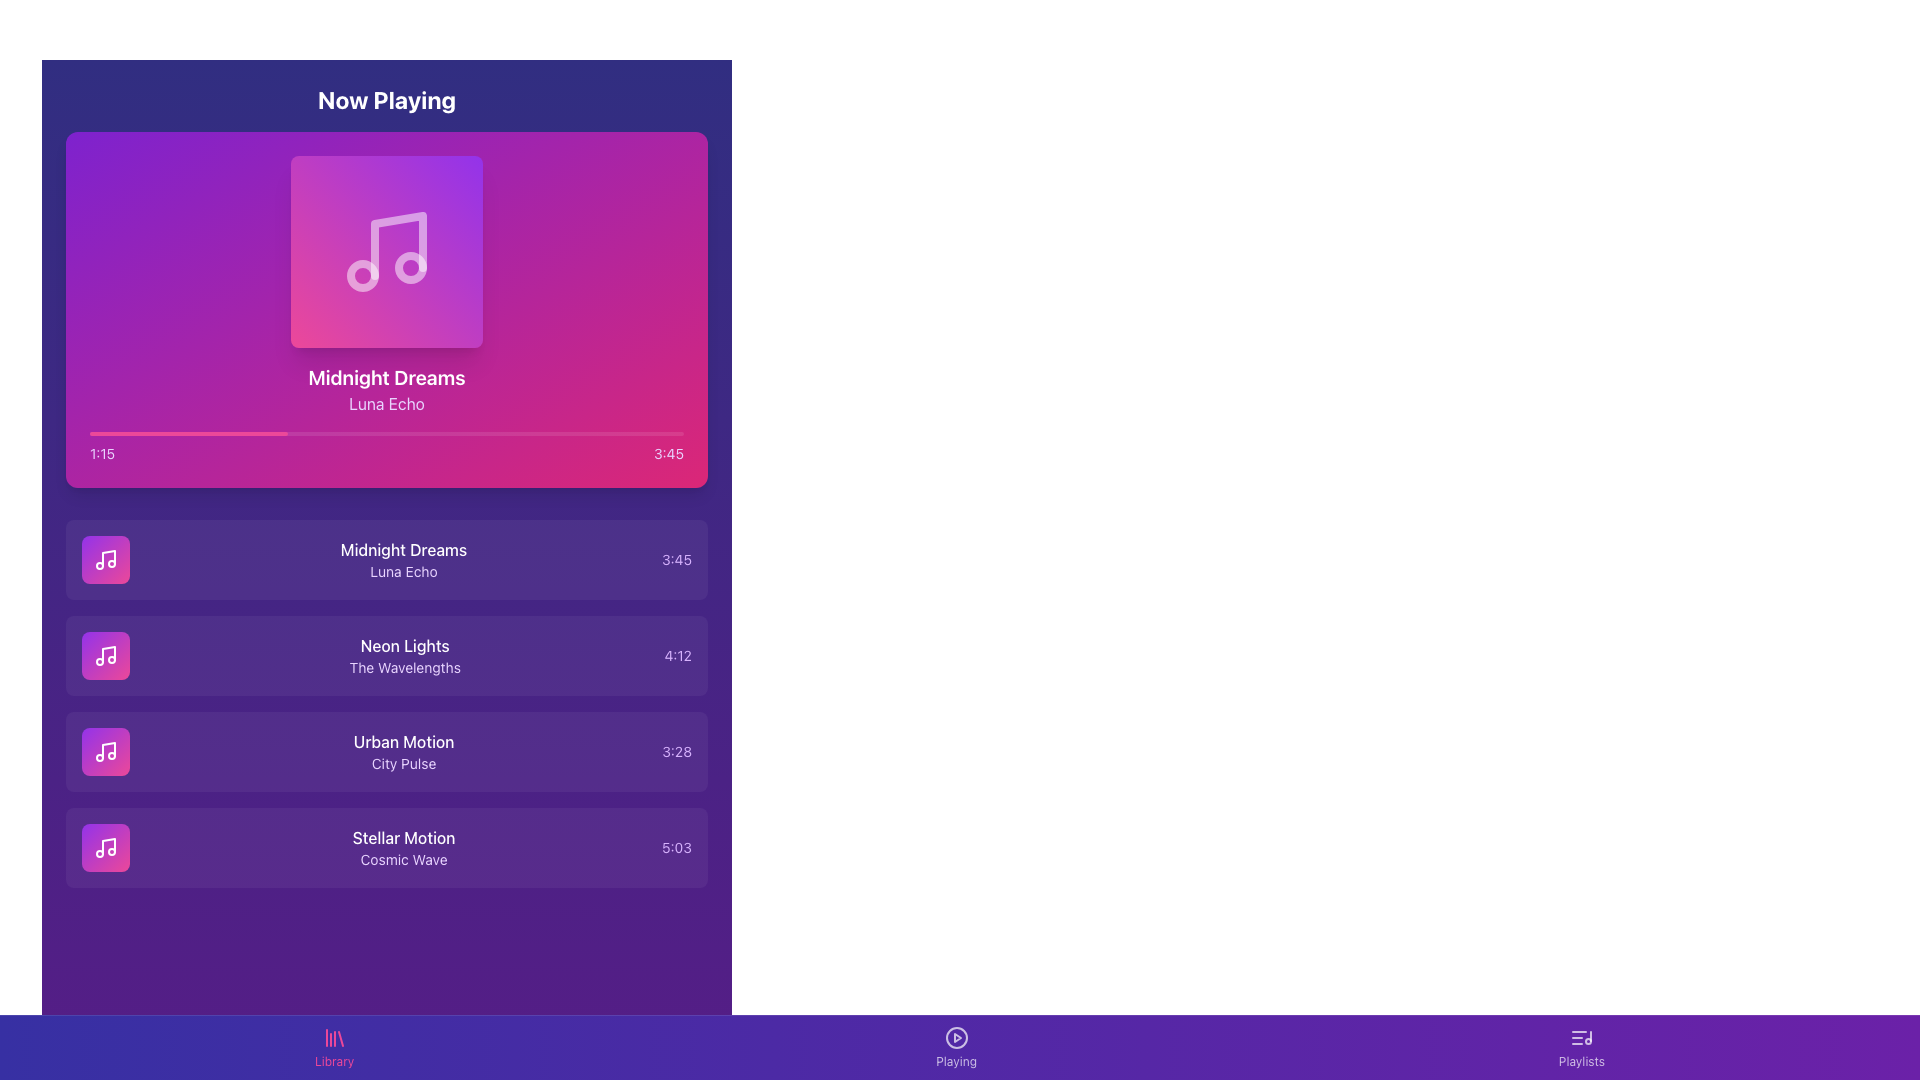 This screenshot has height=1080, width=1920. Describe the element at coordinates (104, 655) in the screenshot. I see `the icon representing the song 'Neon Lights'` at that location.